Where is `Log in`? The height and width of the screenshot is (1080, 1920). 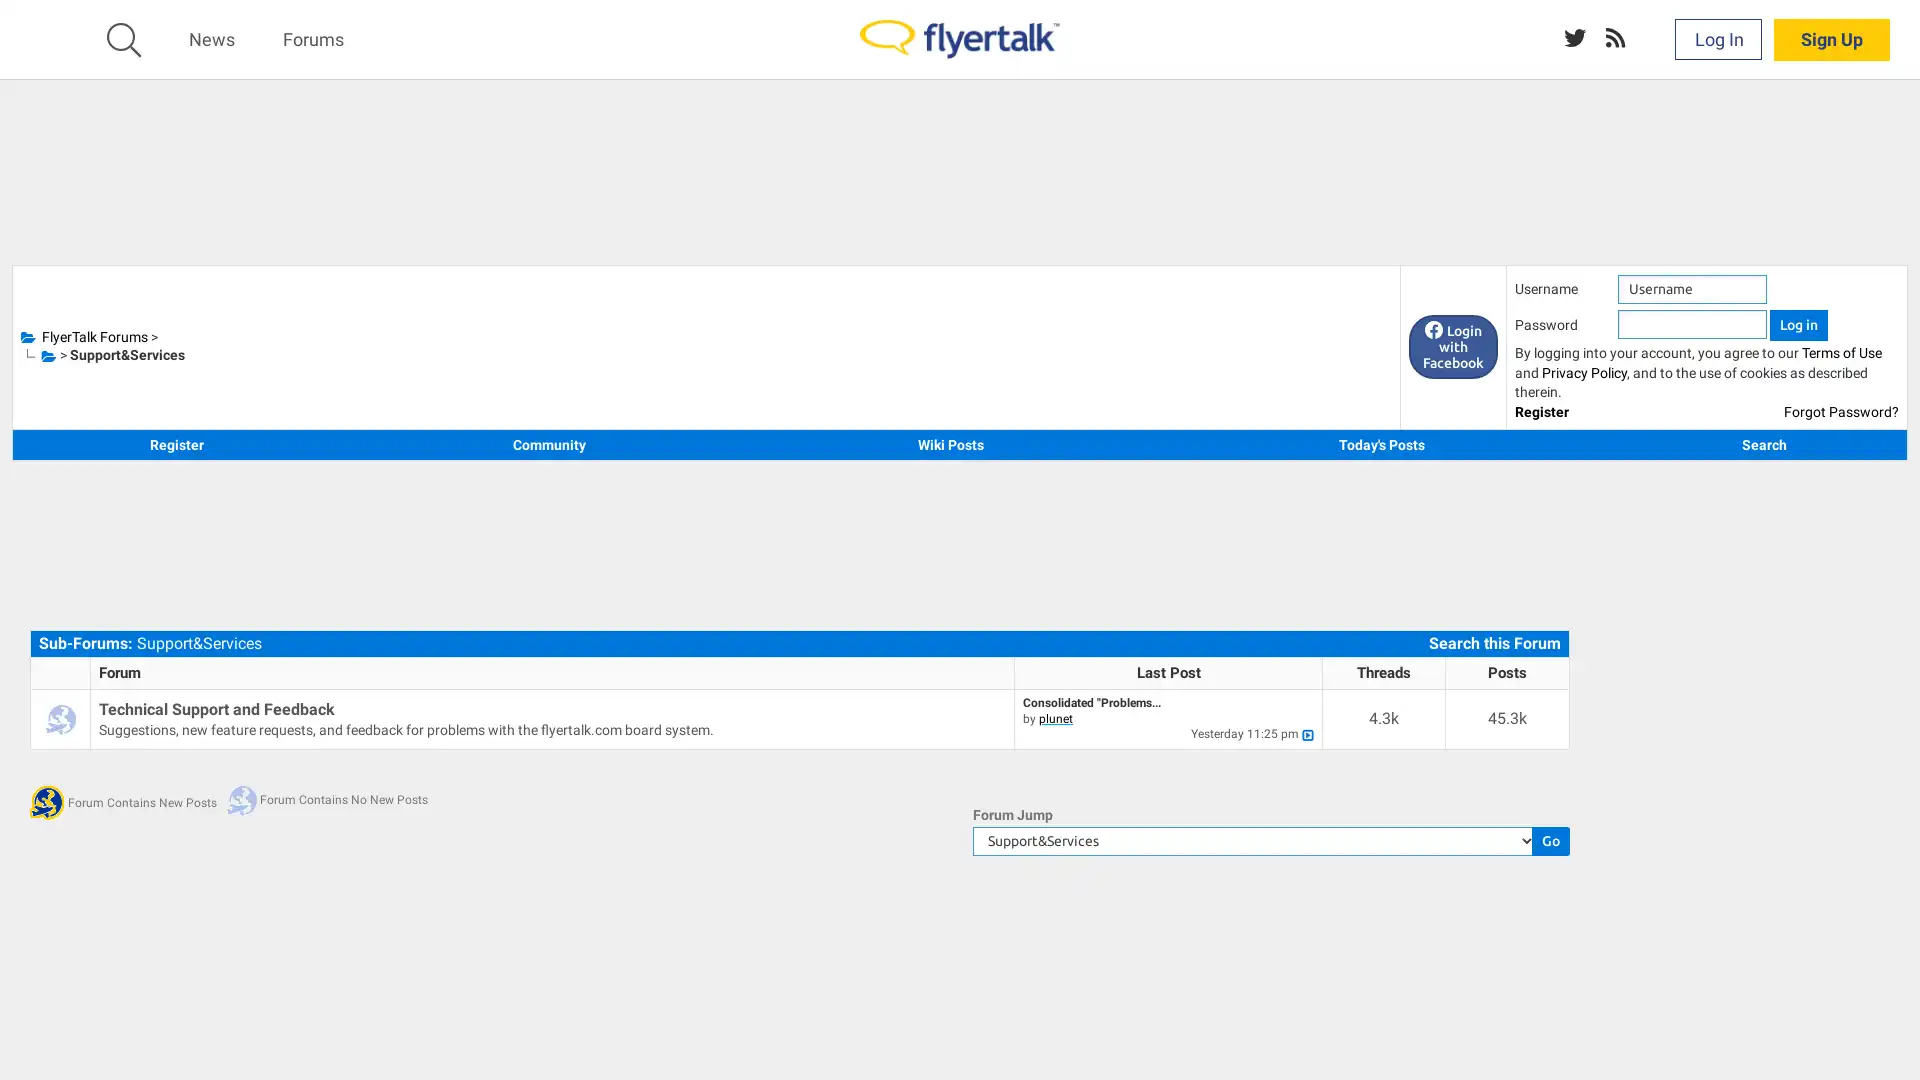
Log in is located at coordinates (1798, 323).